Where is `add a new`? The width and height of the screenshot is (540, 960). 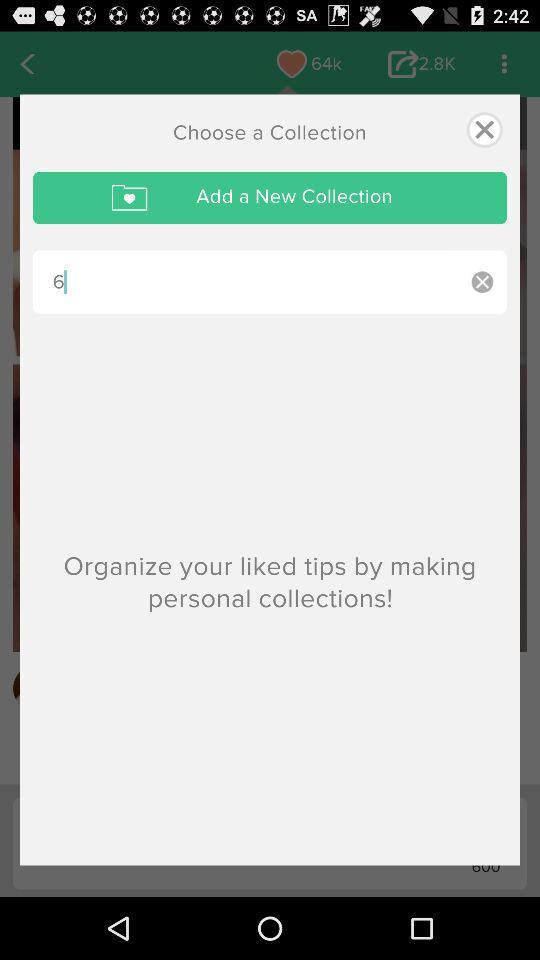 add a new is located at coordinates (270, 197).